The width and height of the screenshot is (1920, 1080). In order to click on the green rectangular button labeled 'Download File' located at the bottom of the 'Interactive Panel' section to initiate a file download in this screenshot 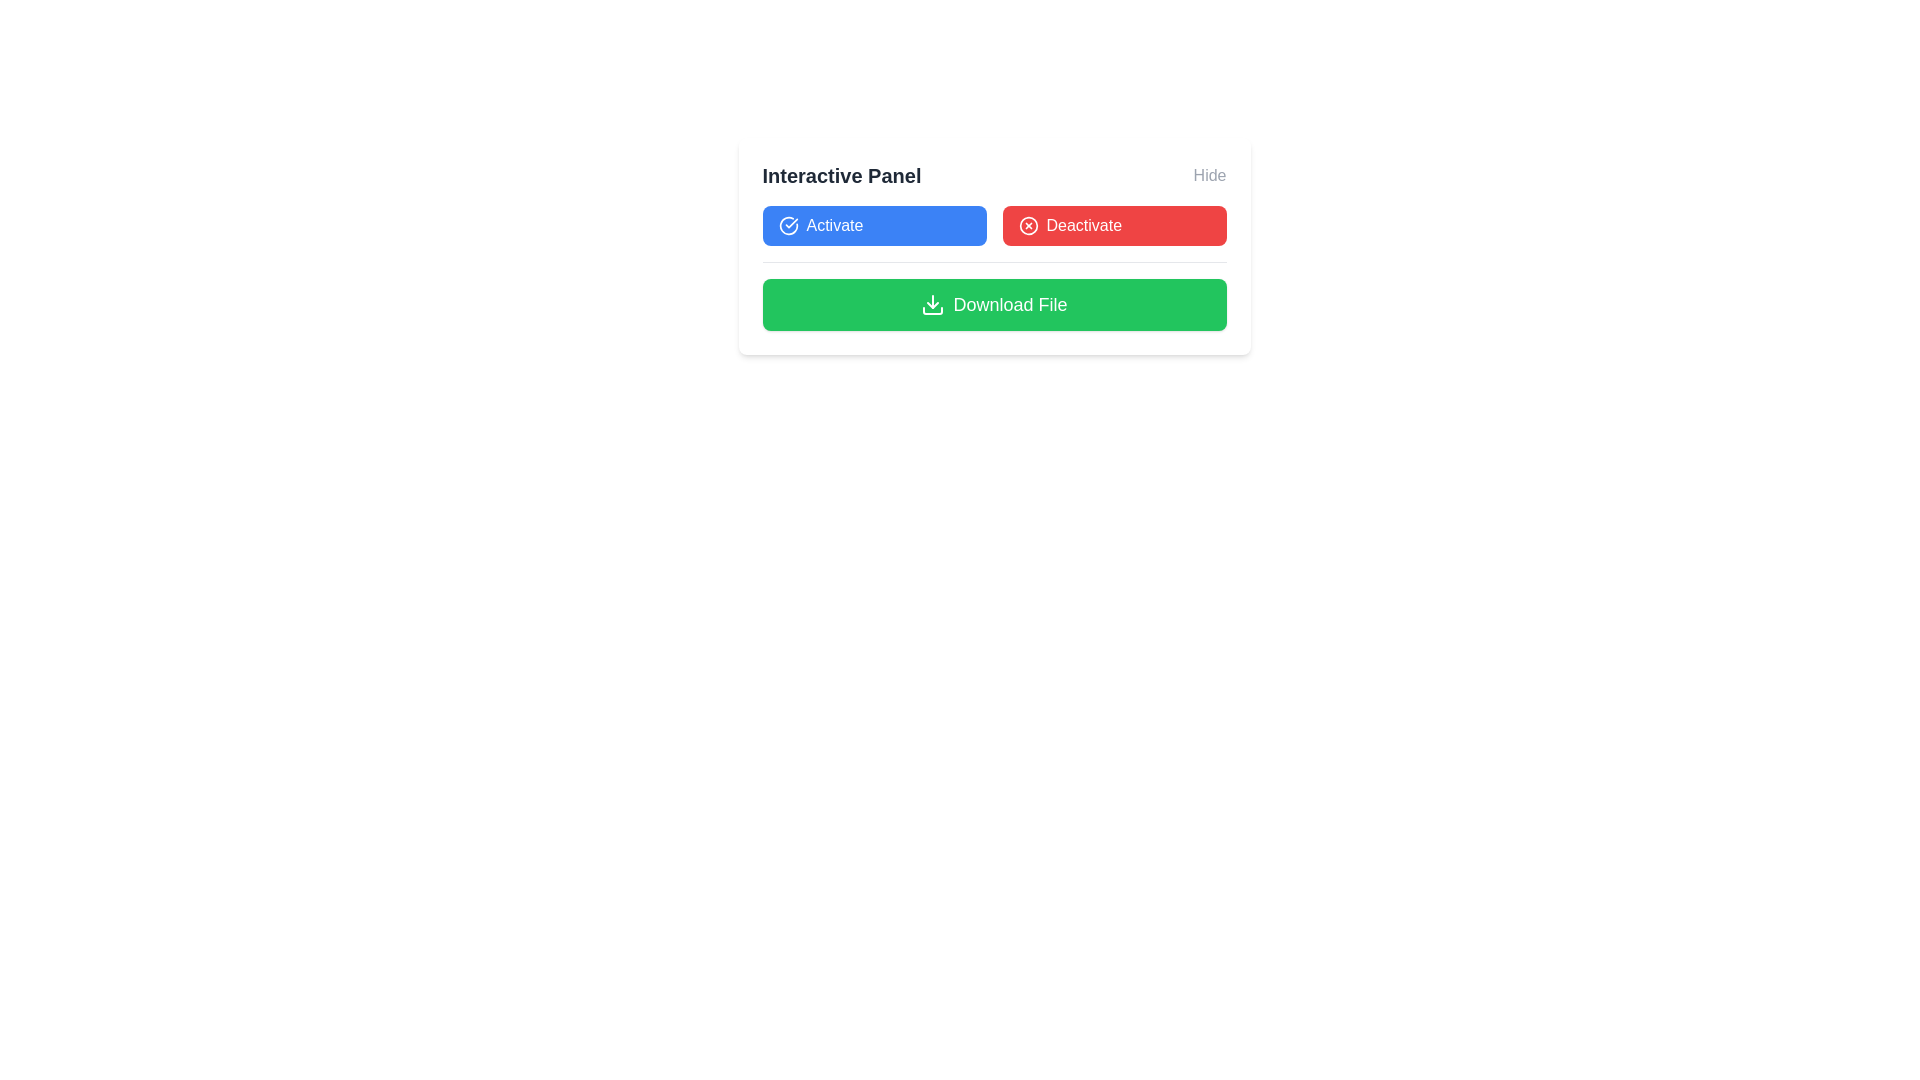, I will do `click(994, 296)`.